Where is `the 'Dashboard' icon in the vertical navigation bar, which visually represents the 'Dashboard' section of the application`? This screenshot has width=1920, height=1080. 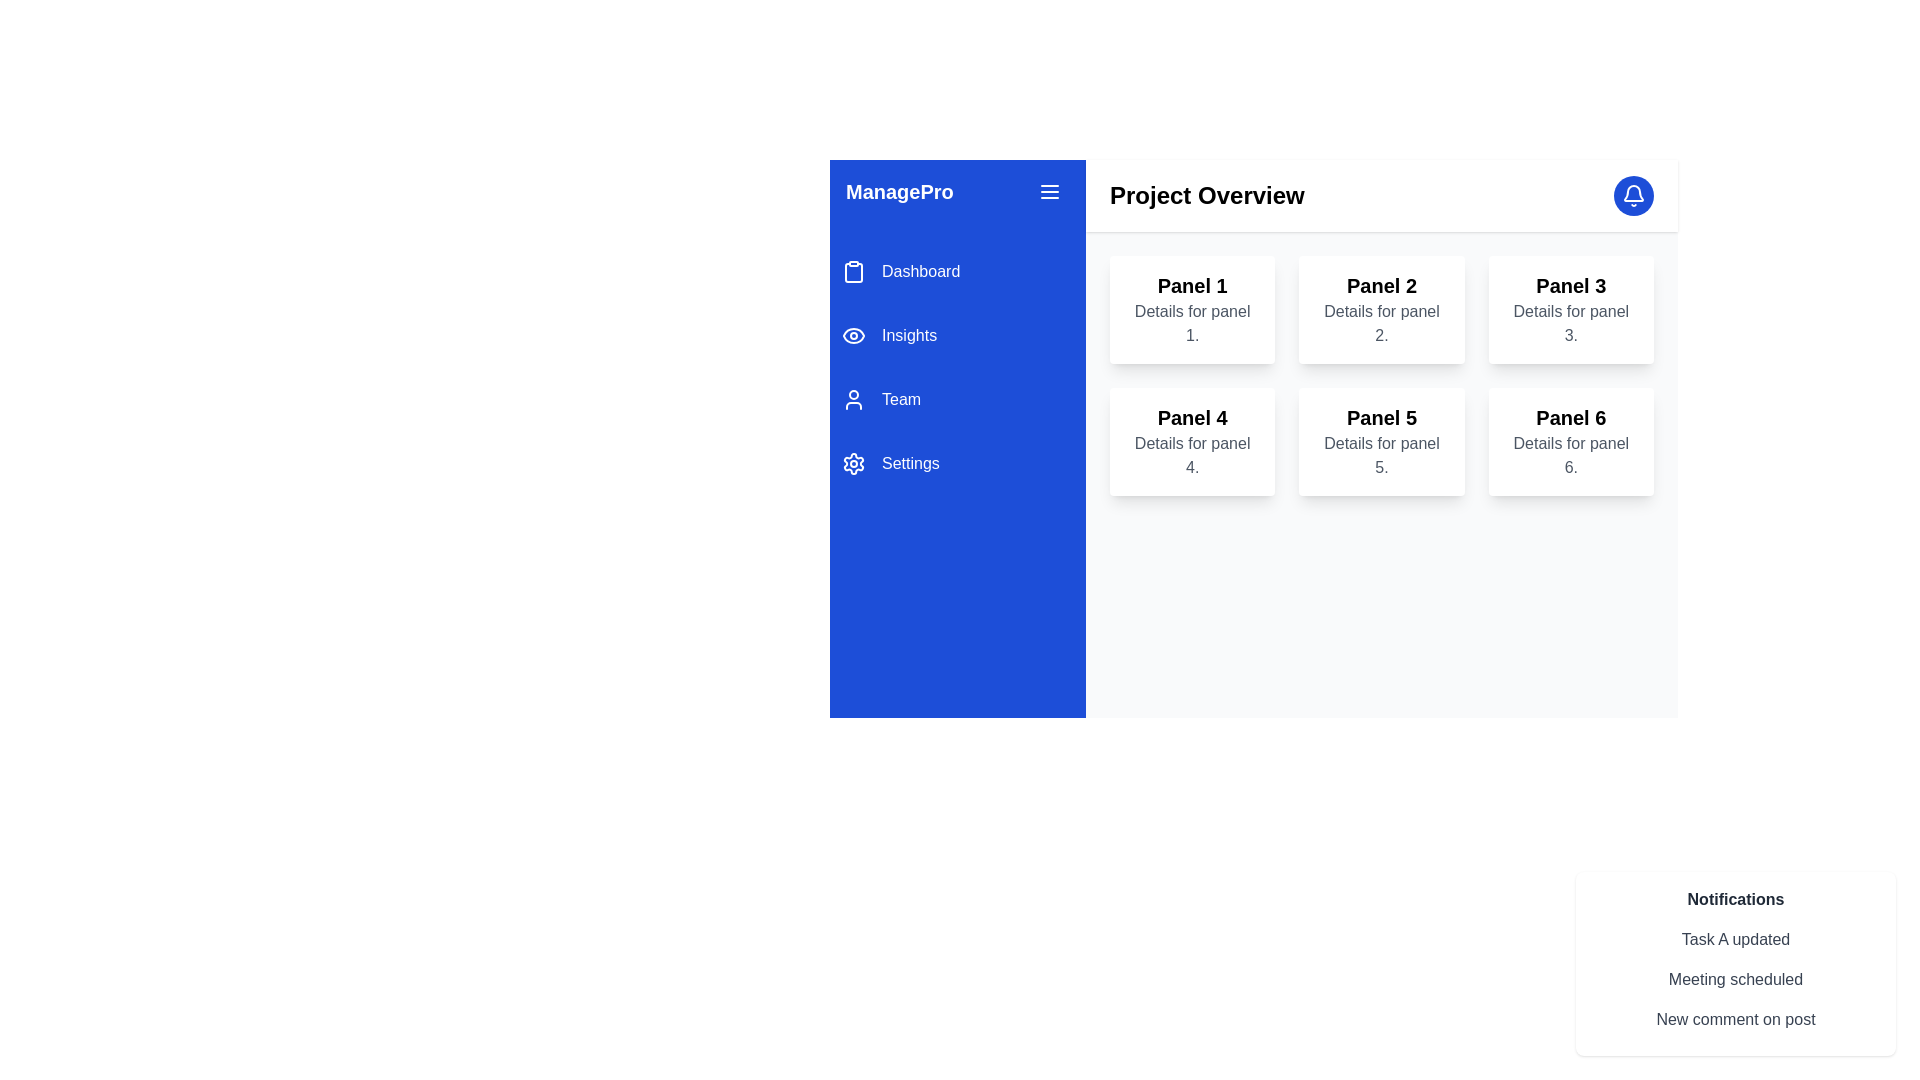 the 'Dashboard' icon in the vertical navigation bar, which visually represents the 'Dashboard' section of the application is located at coordinates (854, 272).